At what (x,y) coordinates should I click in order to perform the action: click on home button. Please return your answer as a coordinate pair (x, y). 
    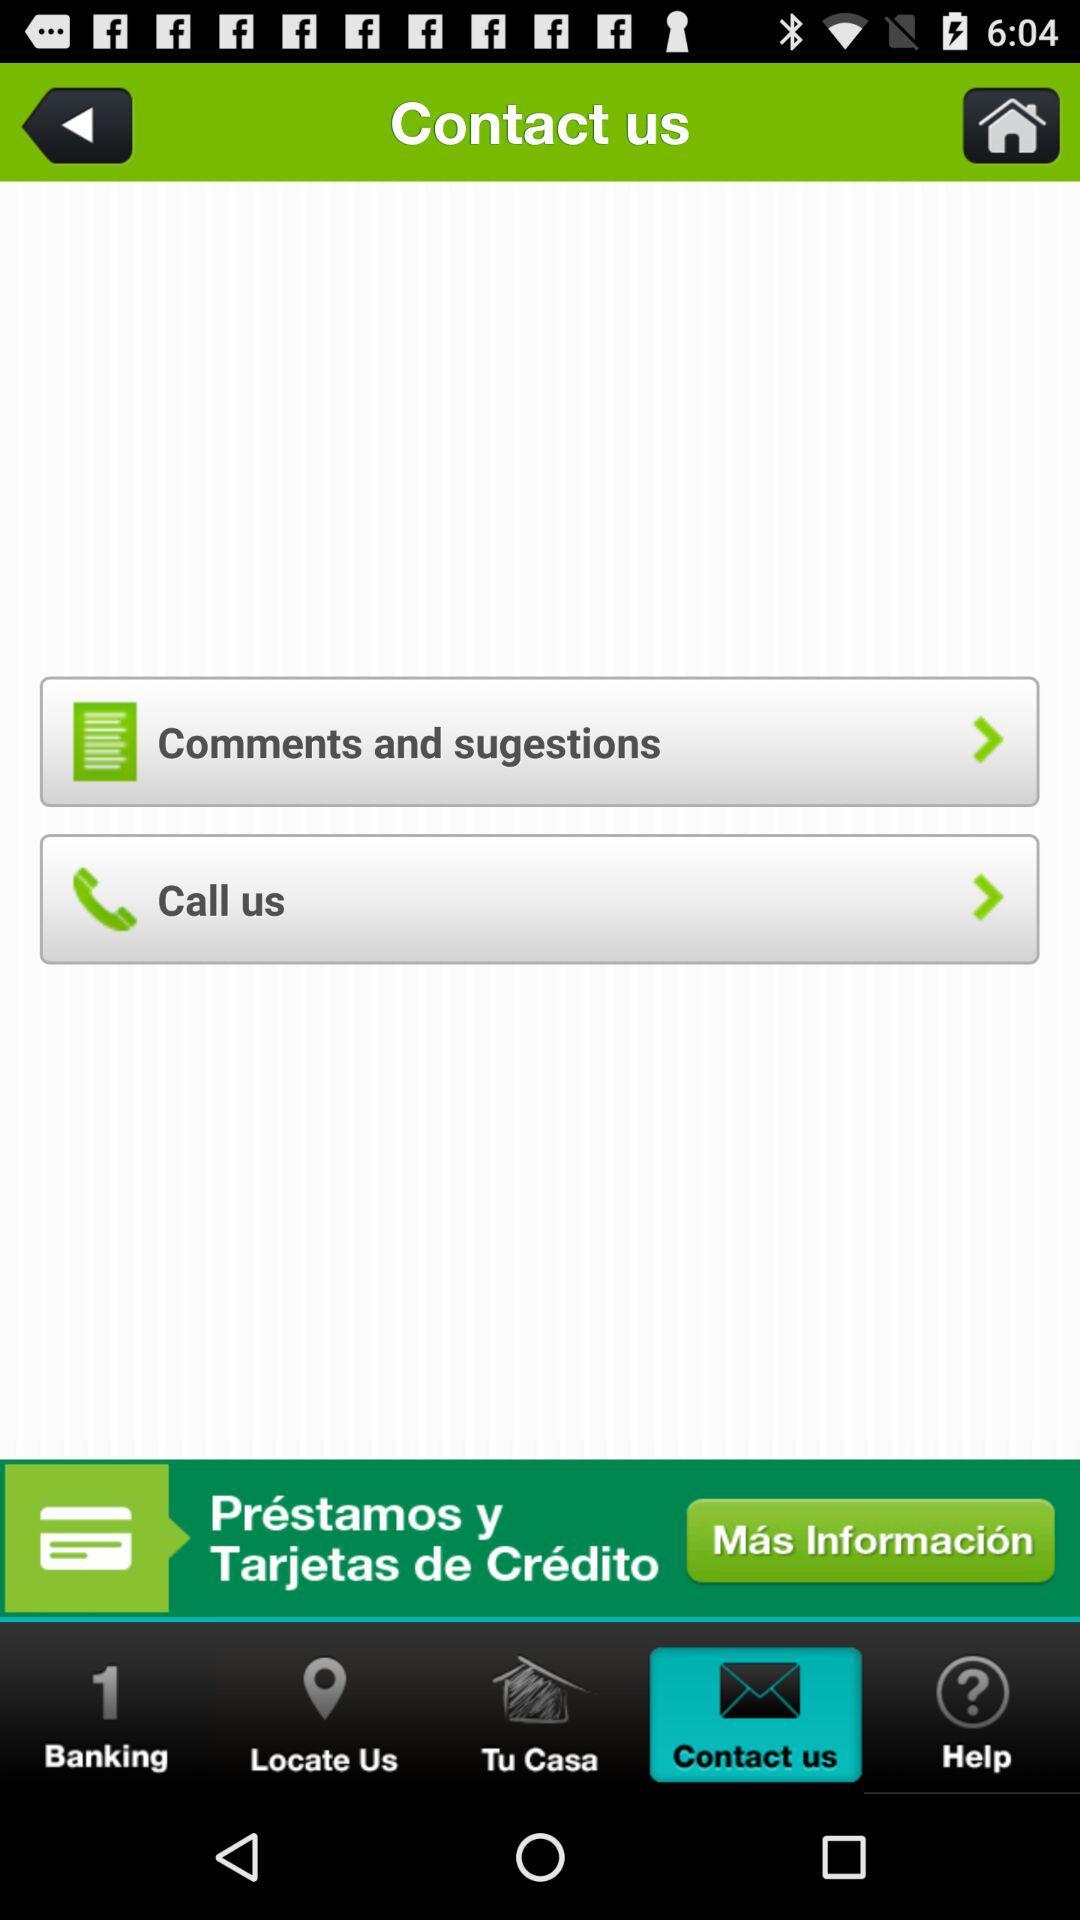
    Looking at the image, I should click on (999, 121).